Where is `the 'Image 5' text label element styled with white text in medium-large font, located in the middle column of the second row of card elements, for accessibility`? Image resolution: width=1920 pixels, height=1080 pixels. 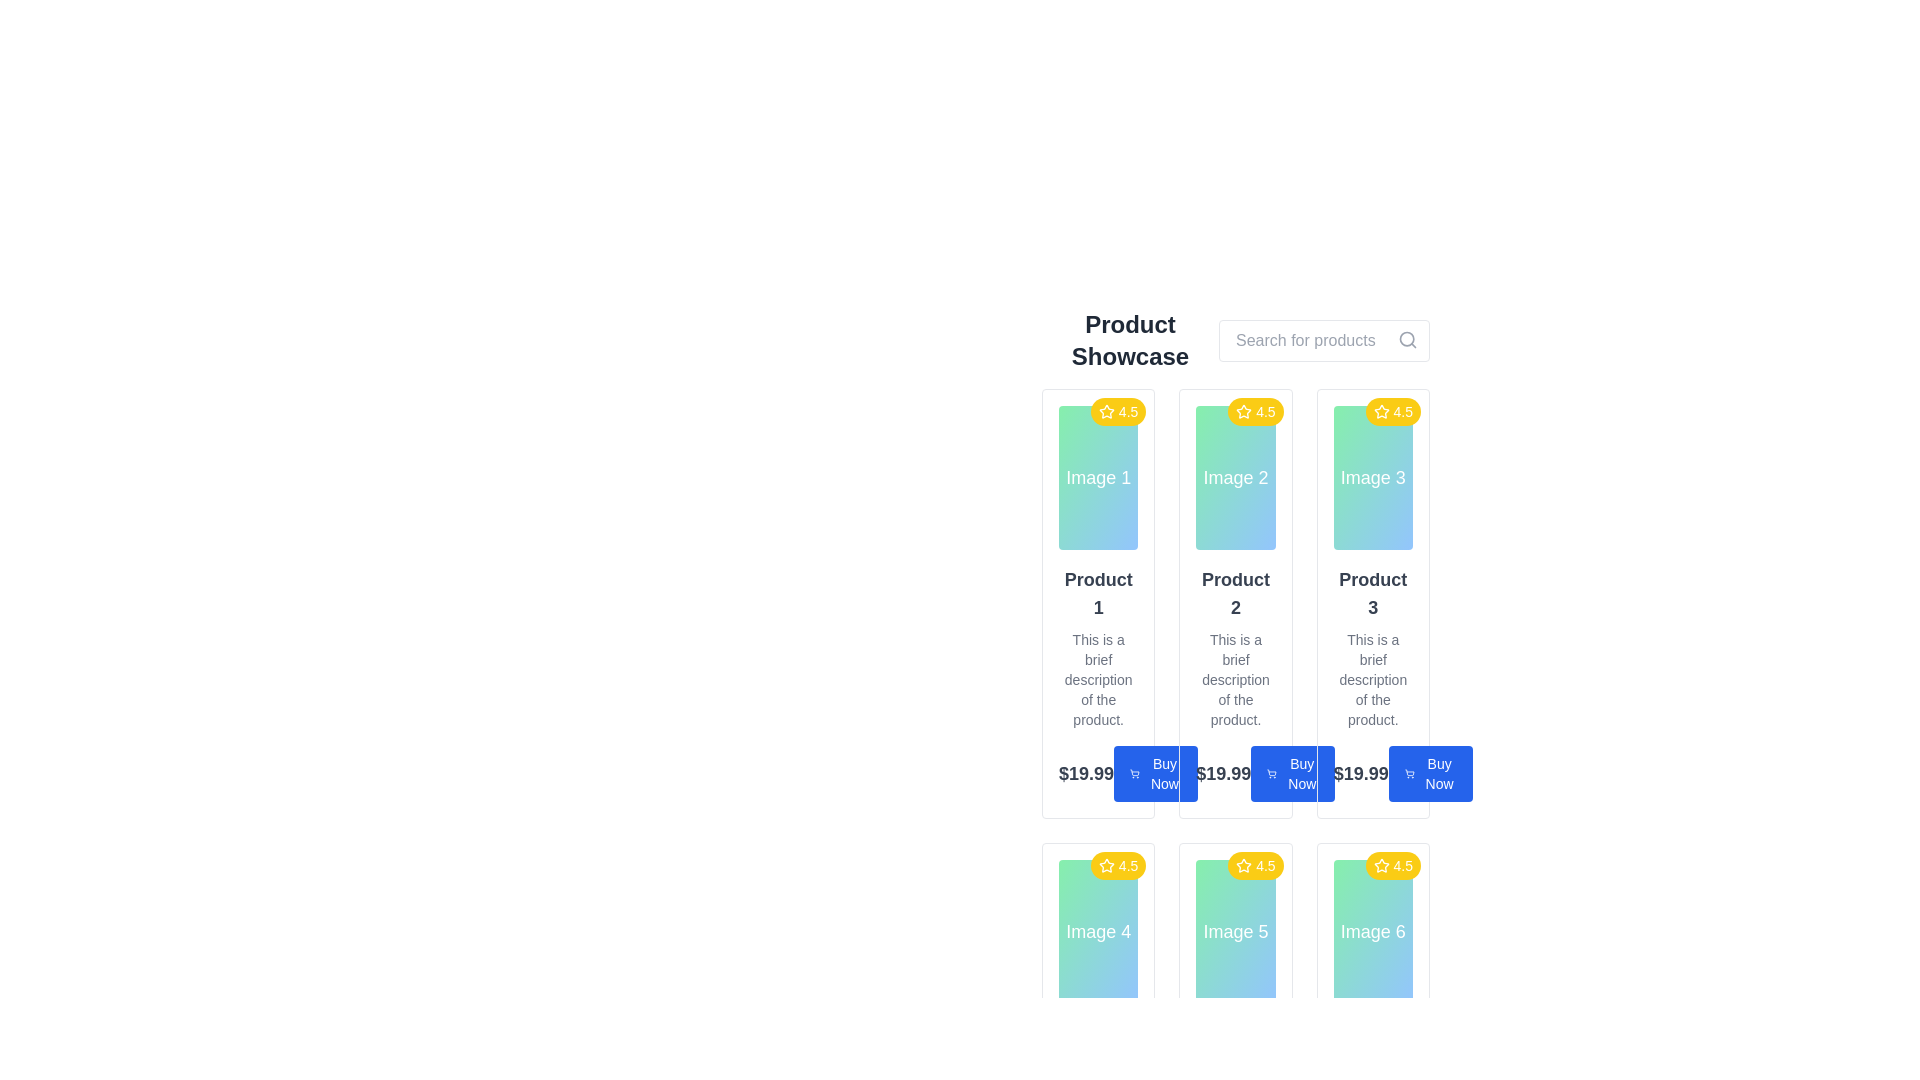 the 'Image 5' text label element styled with white text in medium-large font, located in the middle column of the second row of card elements, for accessibility is located at coordinates (1234, 932).